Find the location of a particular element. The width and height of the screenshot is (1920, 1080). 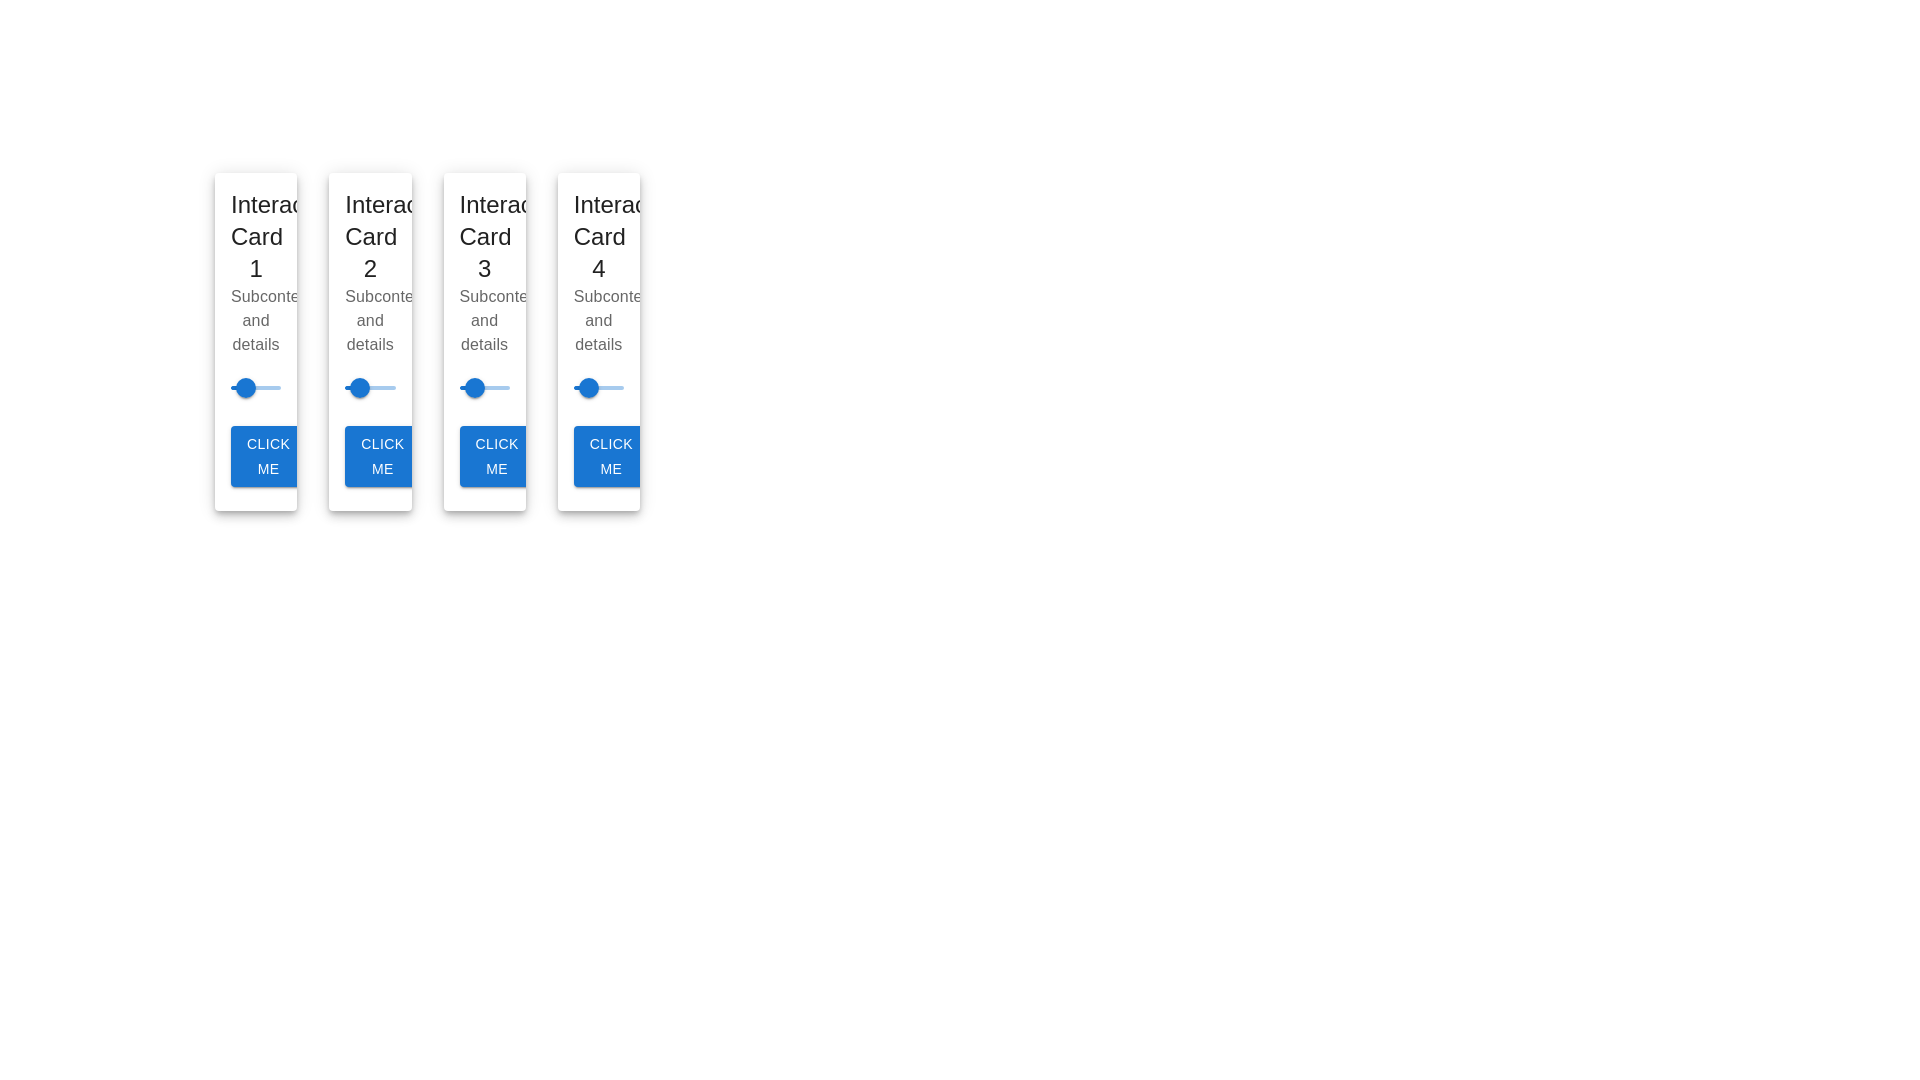

the Text header located in the fourth column of the Interactive Card 4, which serves as the title for the card is located at coordinates (597, 236).